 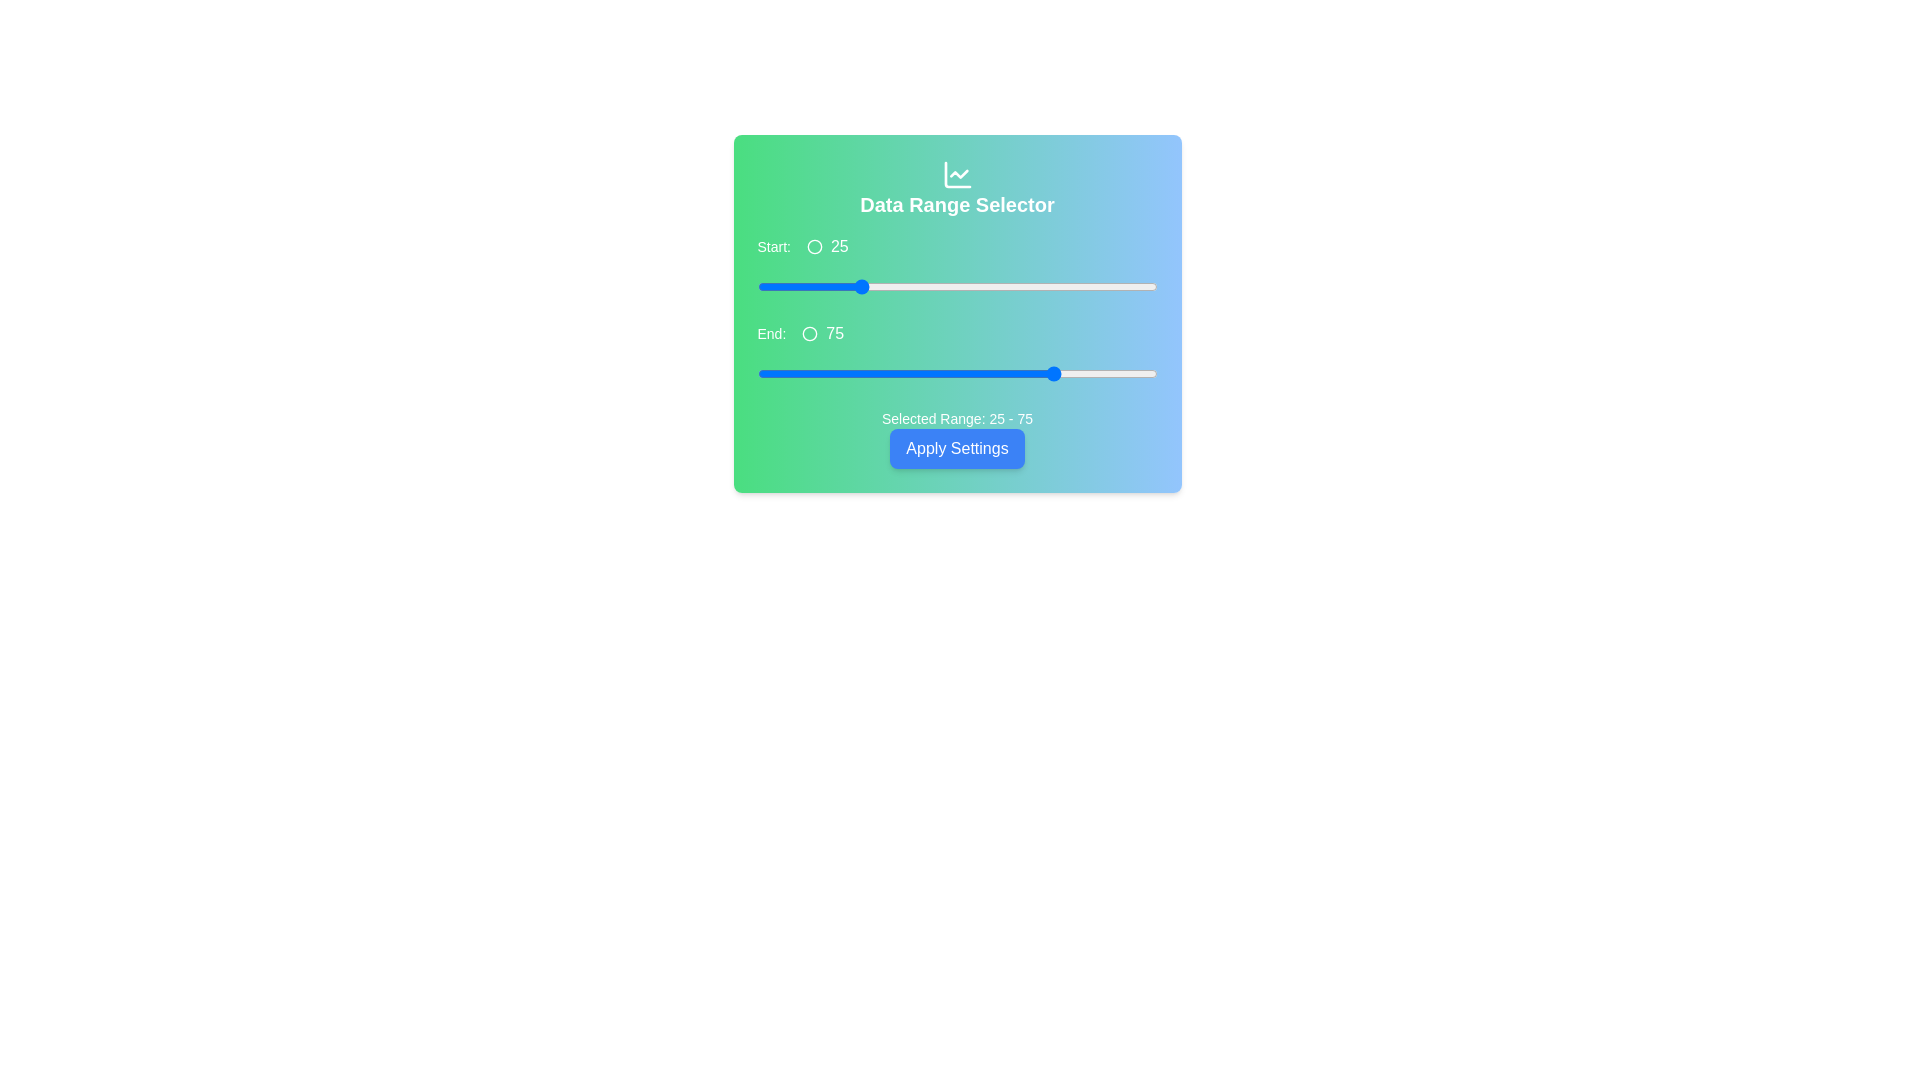 What do you see at coordinates (1017, 286) in the screenshot?
I see `the slider` at bounding box center [1017, 286].